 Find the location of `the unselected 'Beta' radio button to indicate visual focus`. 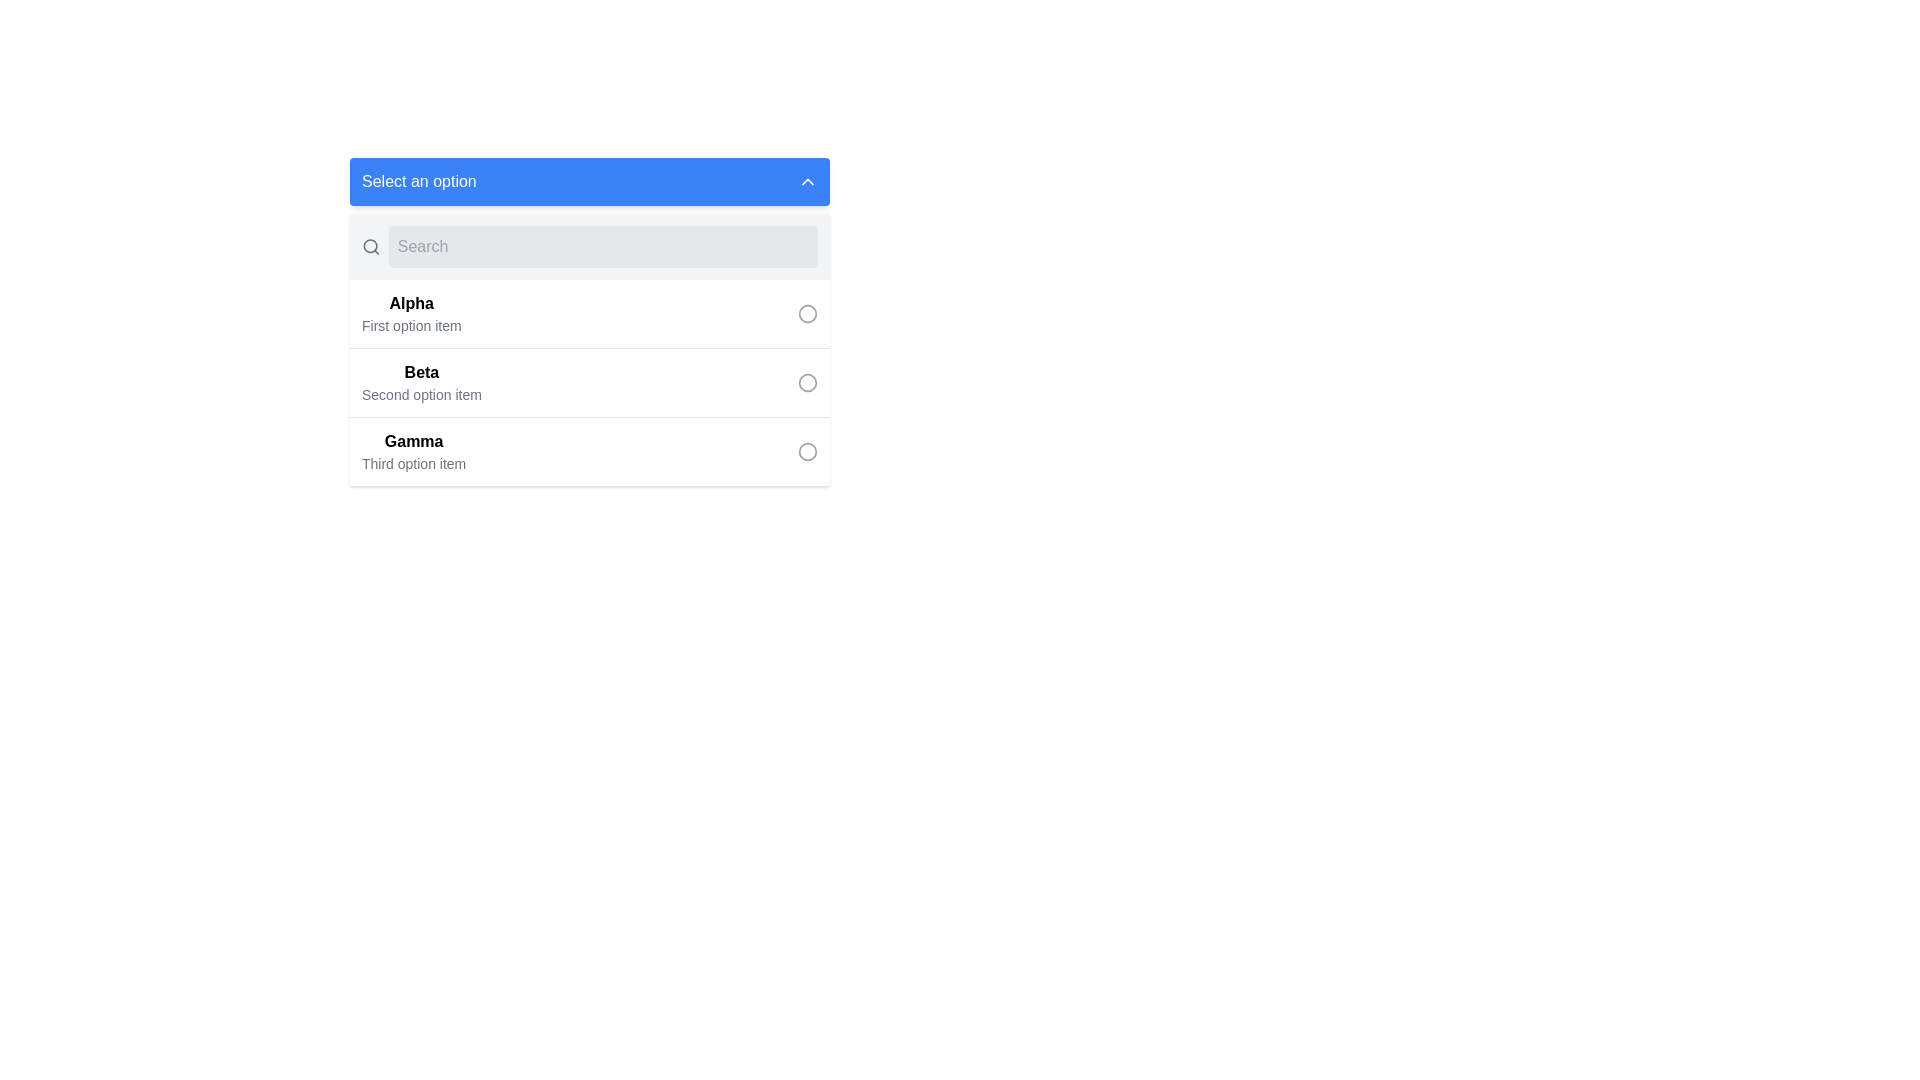

the unselected 'Beta' radio button to indicate visual focus is located at coordinates (807, 382).